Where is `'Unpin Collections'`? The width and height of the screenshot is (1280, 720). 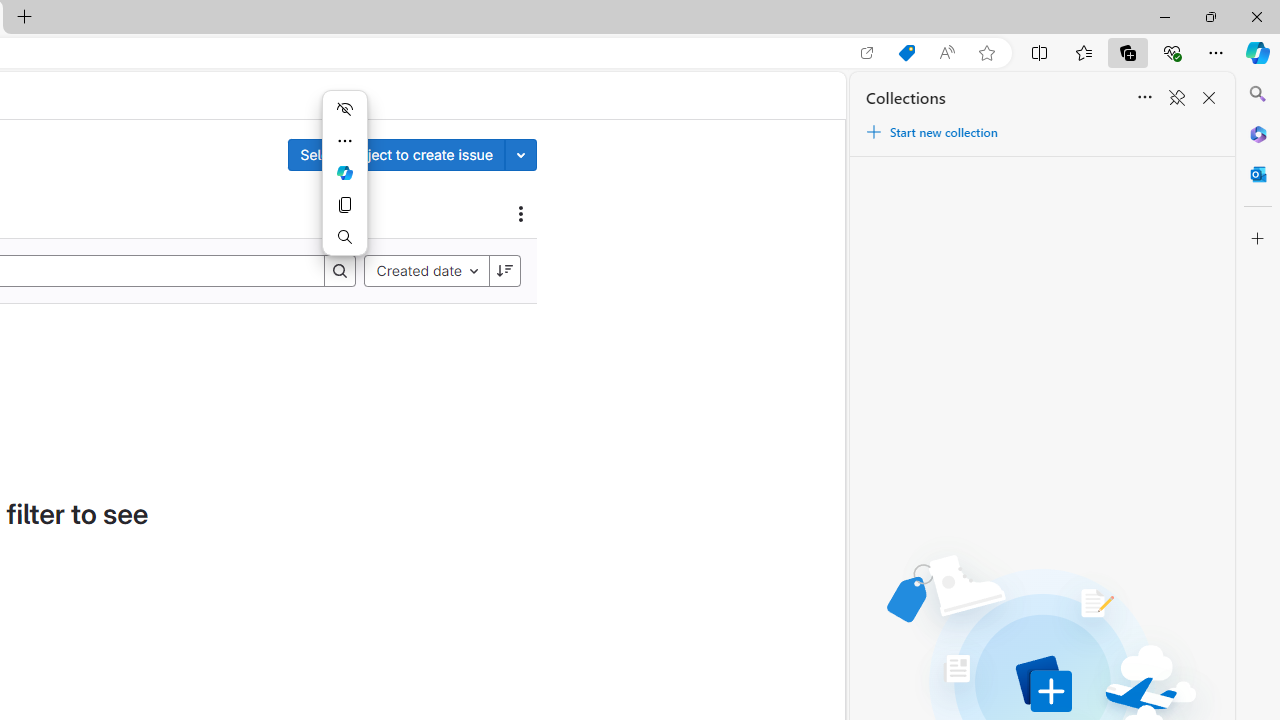 'Unpin Collections' is located at coordinates (1176, 98).